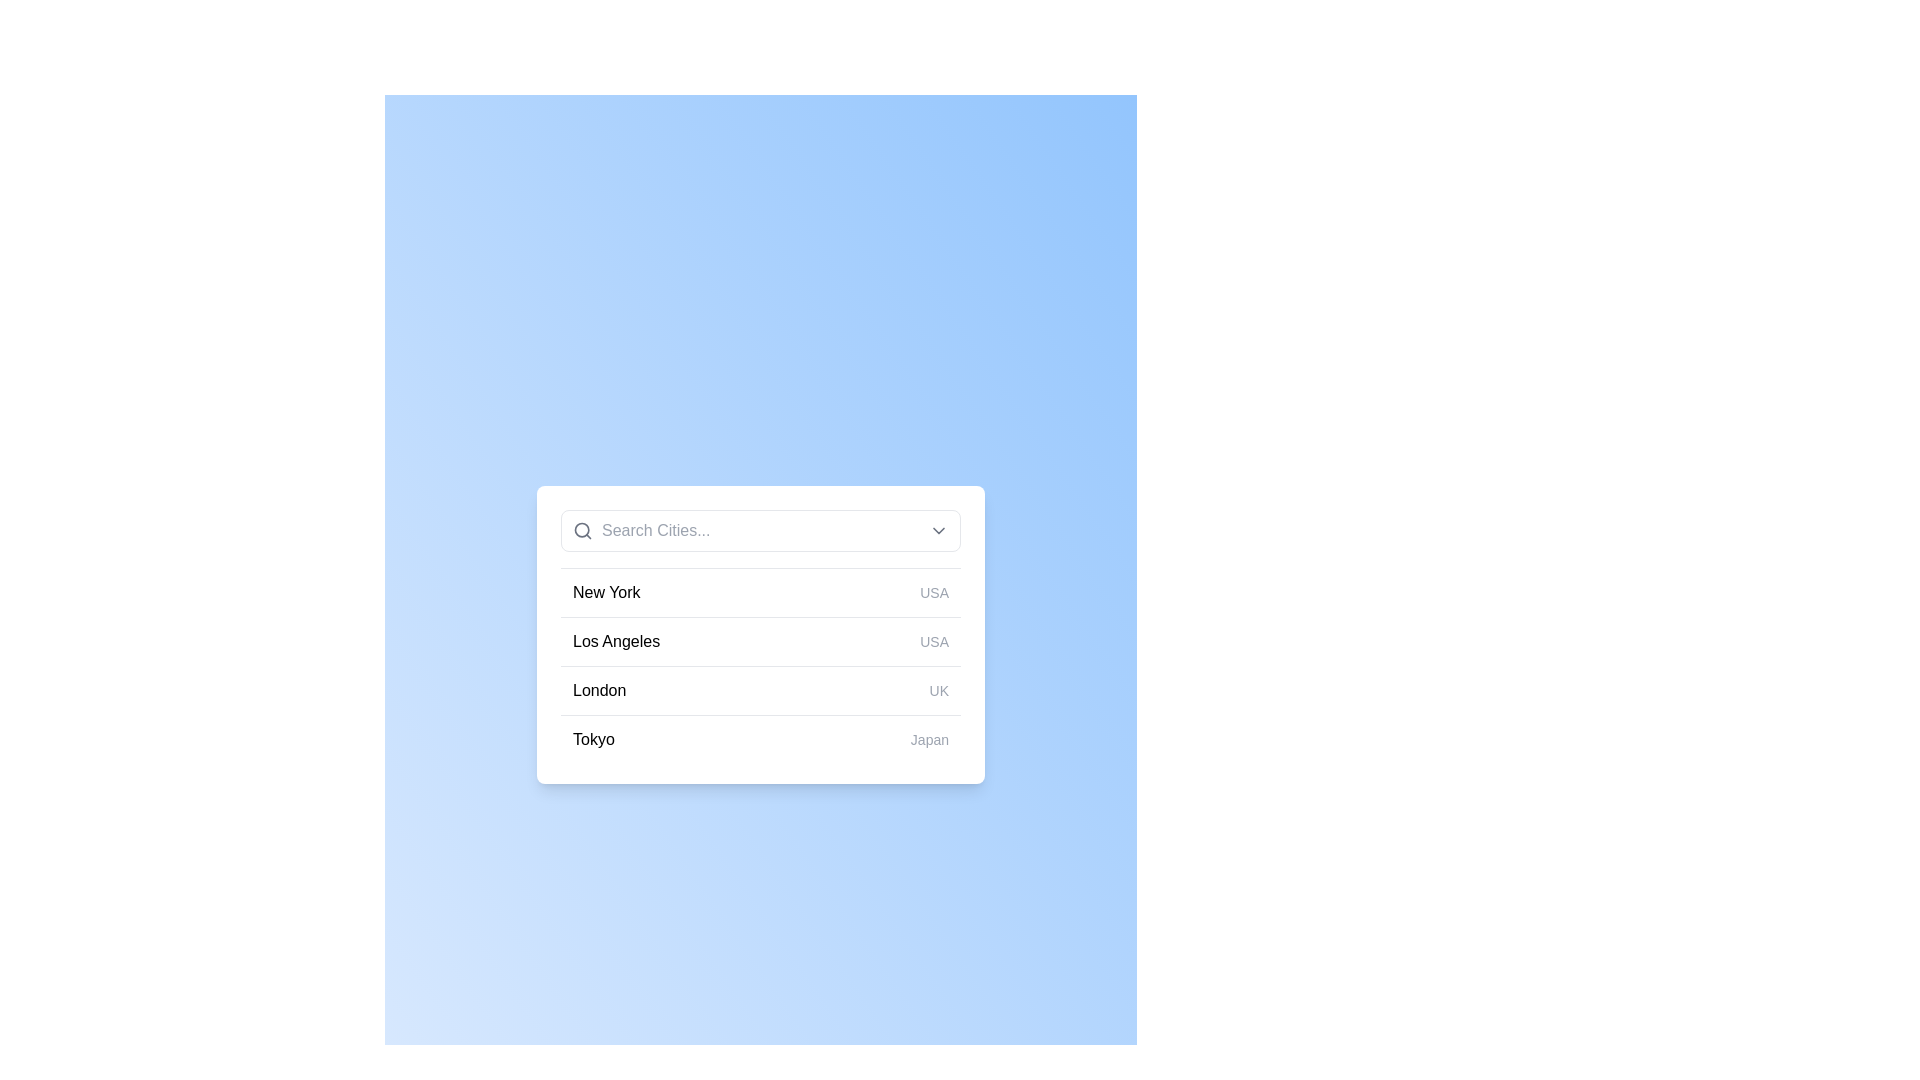 This screenshot has height=1080, width=1920. Describe the element at coordinates (760, 663) in the screenshot. I see `the selectable list item for 'Los Angeles' located as the second item in the dropdown list, positioned between 'New York, USA' and 'London, UK'` at that location.